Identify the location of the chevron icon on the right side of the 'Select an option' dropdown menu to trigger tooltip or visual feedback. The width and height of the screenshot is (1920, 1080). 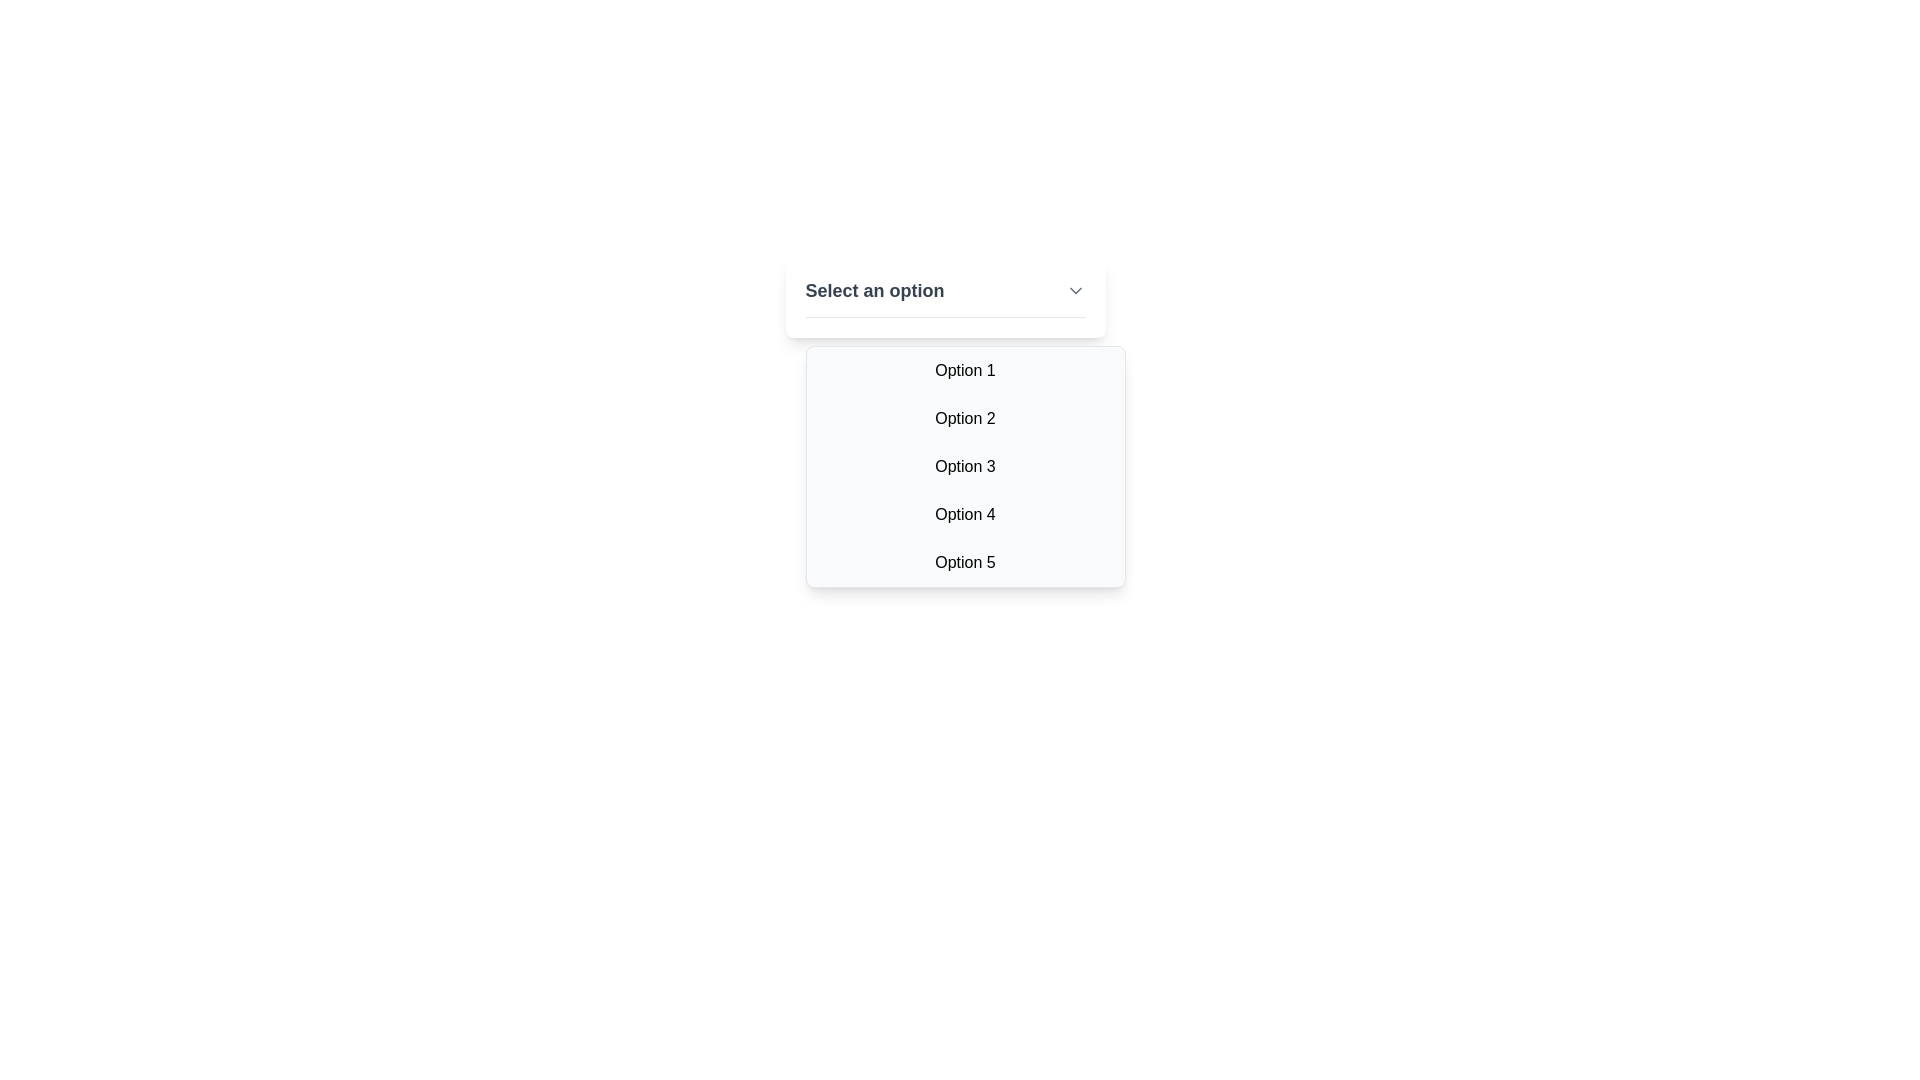
(1074, 290).